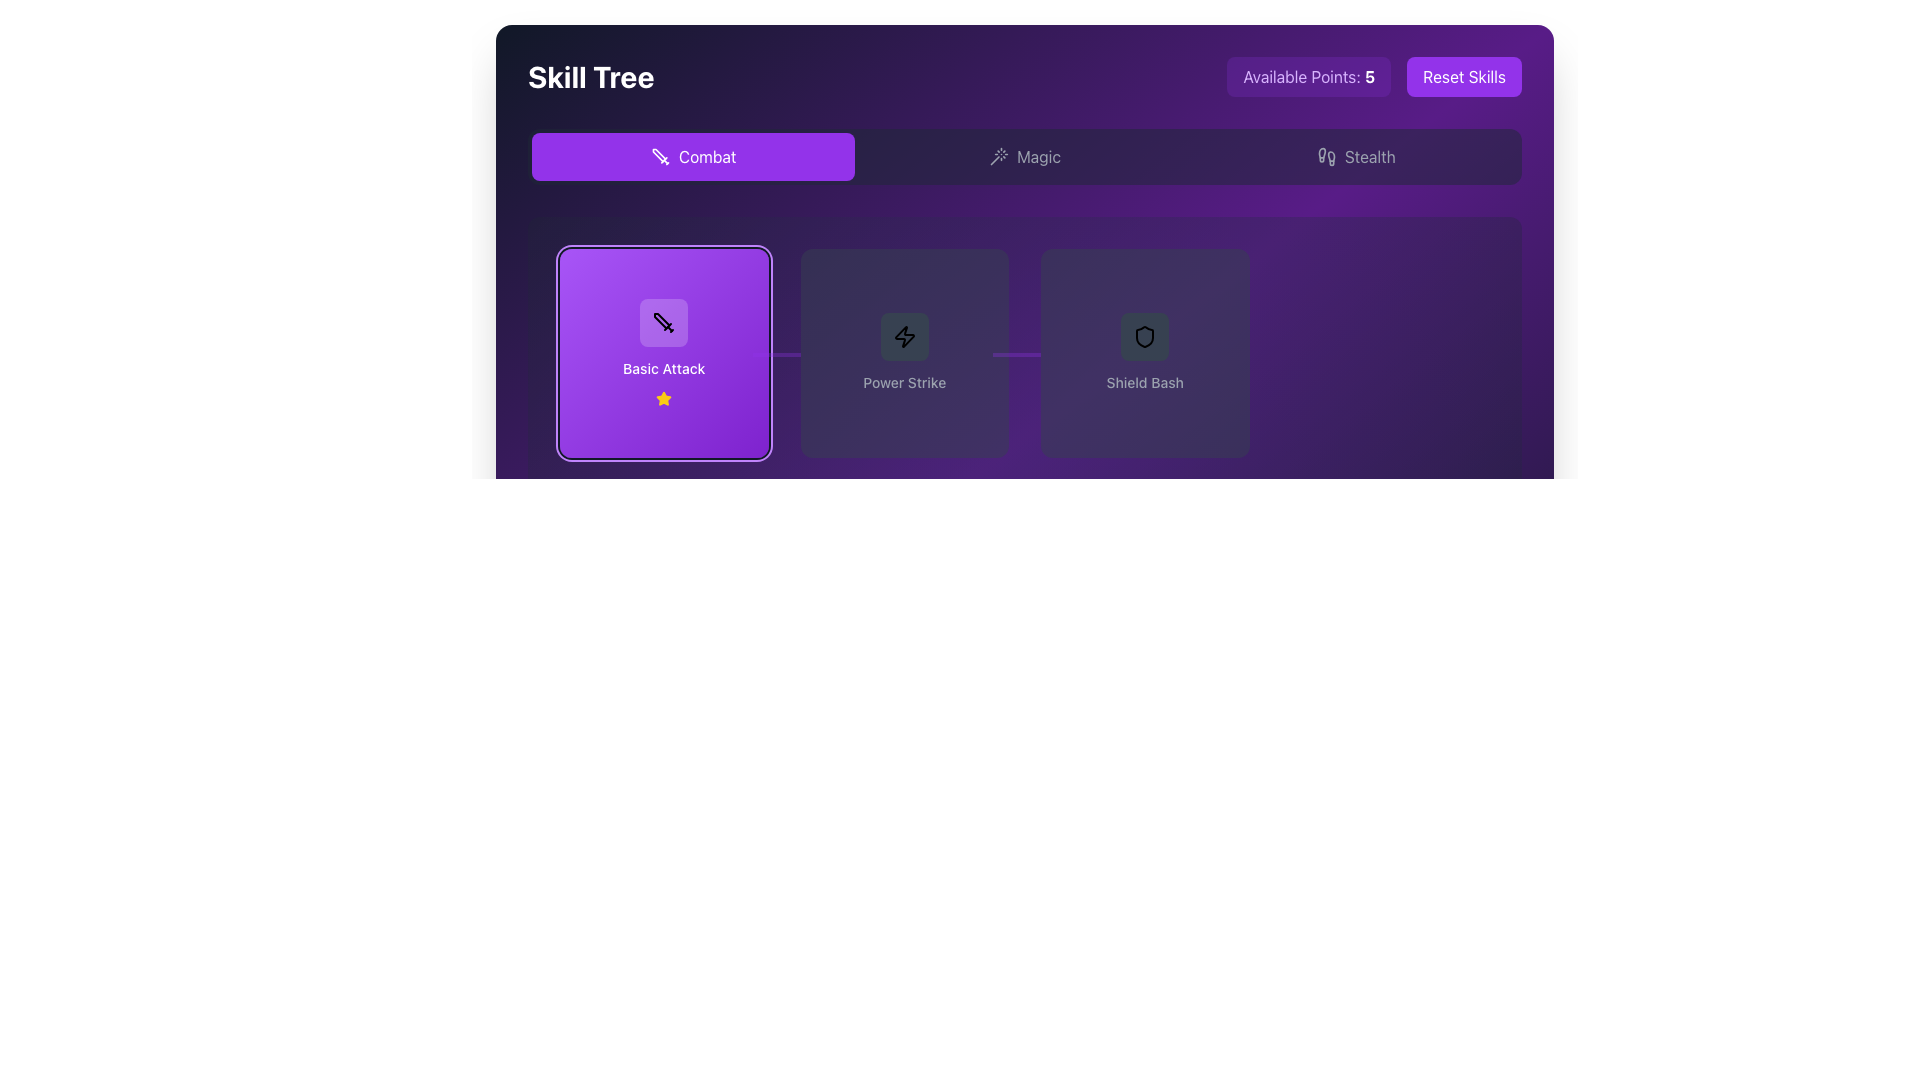  Describe the element at coordinates (775, 354) in the screenshot. I see `the Decorative Line that visually connects the 'Basic Attack' and 'Power Strike' skill cards in the skill tree interface` at that location.